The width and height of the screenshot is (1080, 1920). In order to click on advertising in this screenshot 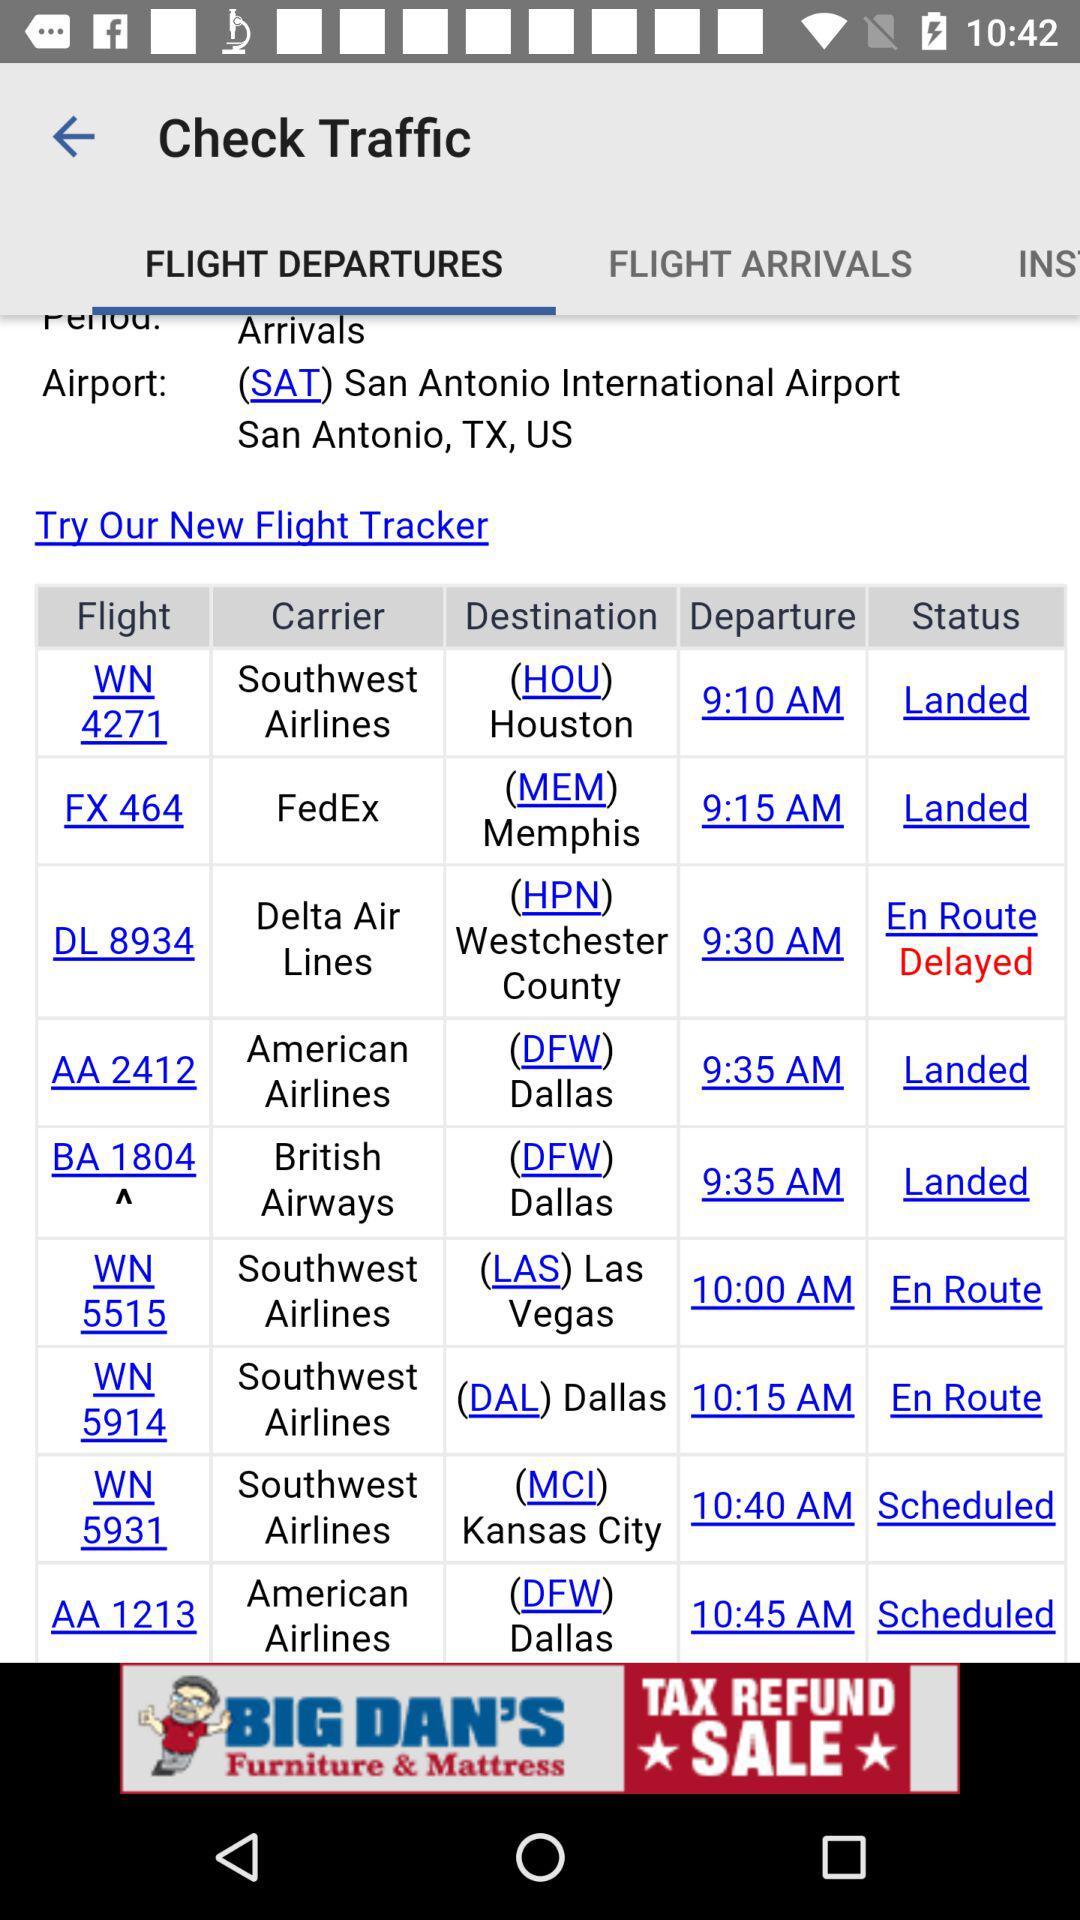, I will do `click(540, 1727)`.